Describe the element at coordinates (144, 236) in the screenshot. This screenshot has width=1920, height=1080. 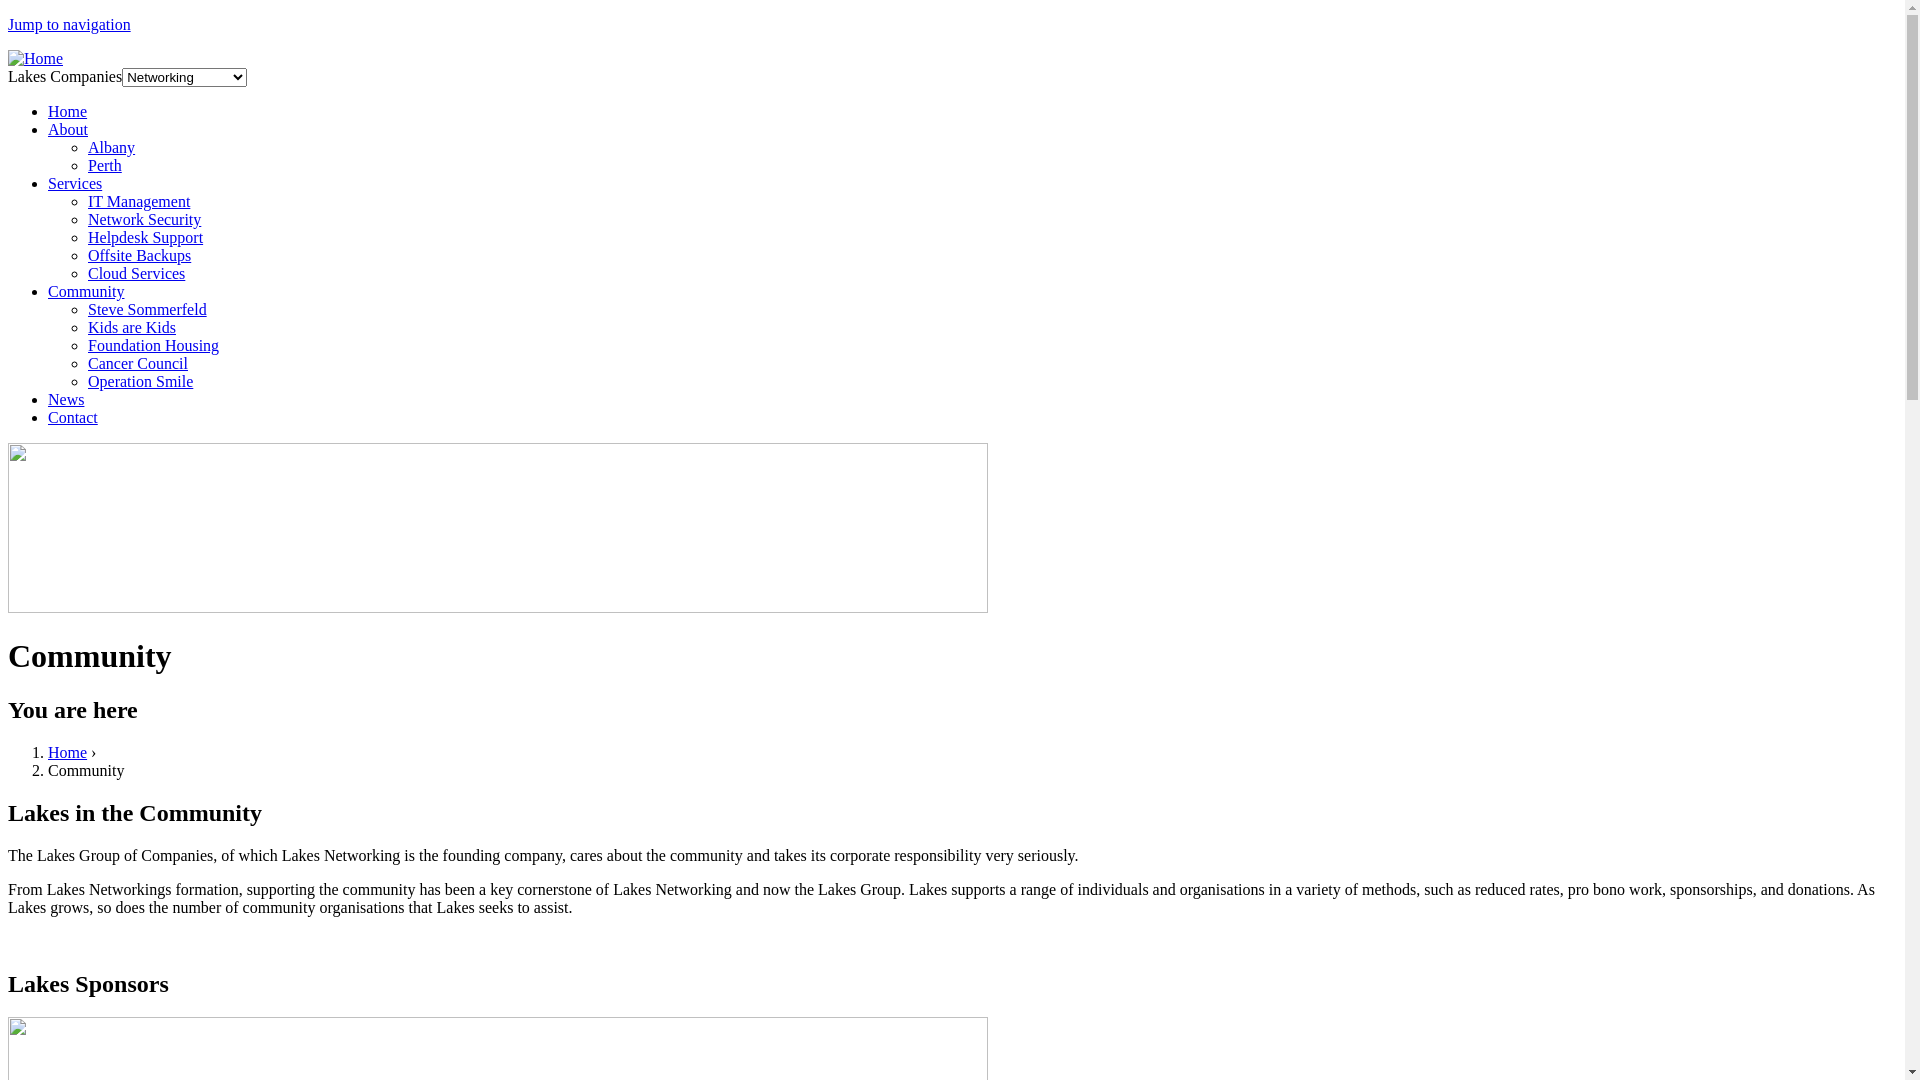
I see `'Helpdesk Support'` at that location.